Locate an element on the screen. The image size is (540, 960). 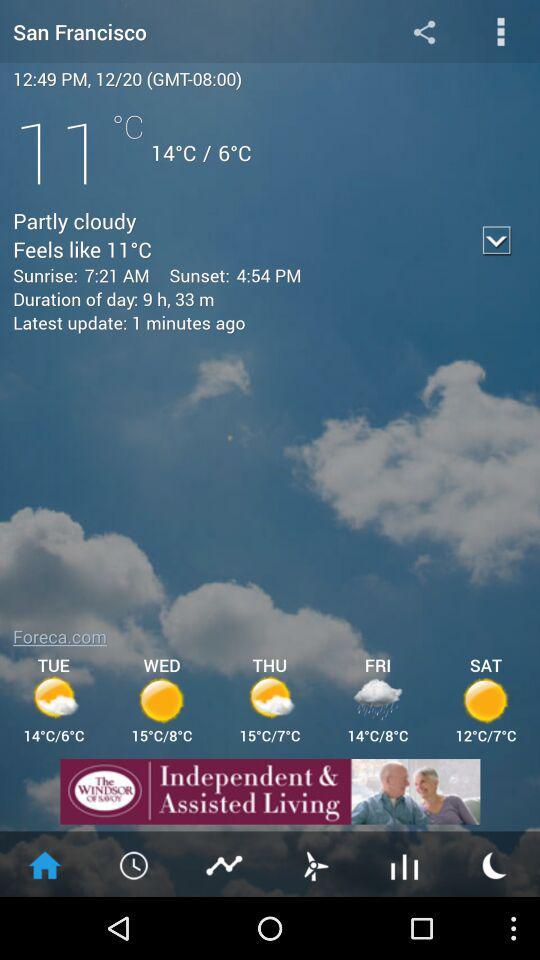
advertisement is located at coordinates (270, 791).